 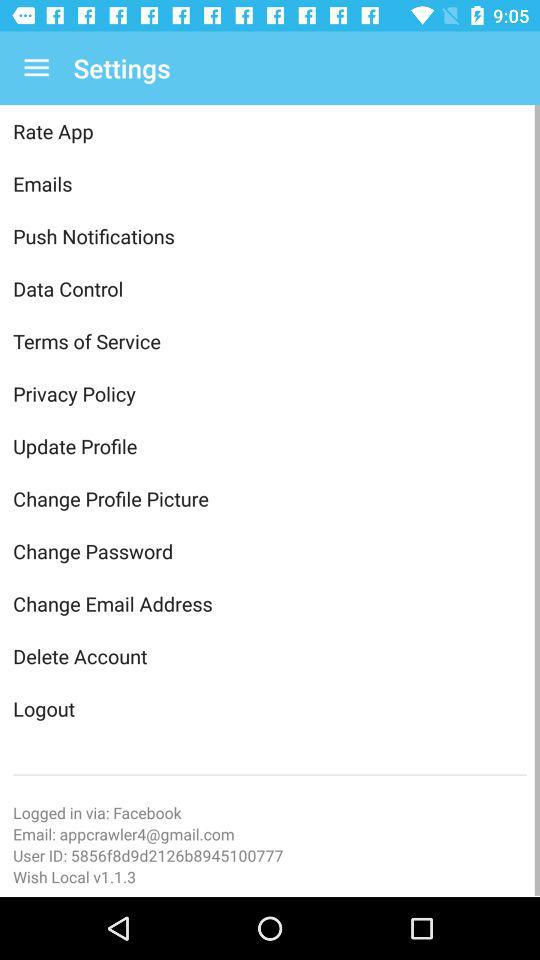 What do you see at coordinates (270, 854) in the screenshot?
I see `the item below the email appcrawler4 gmail` at bounding box center [270, 854].